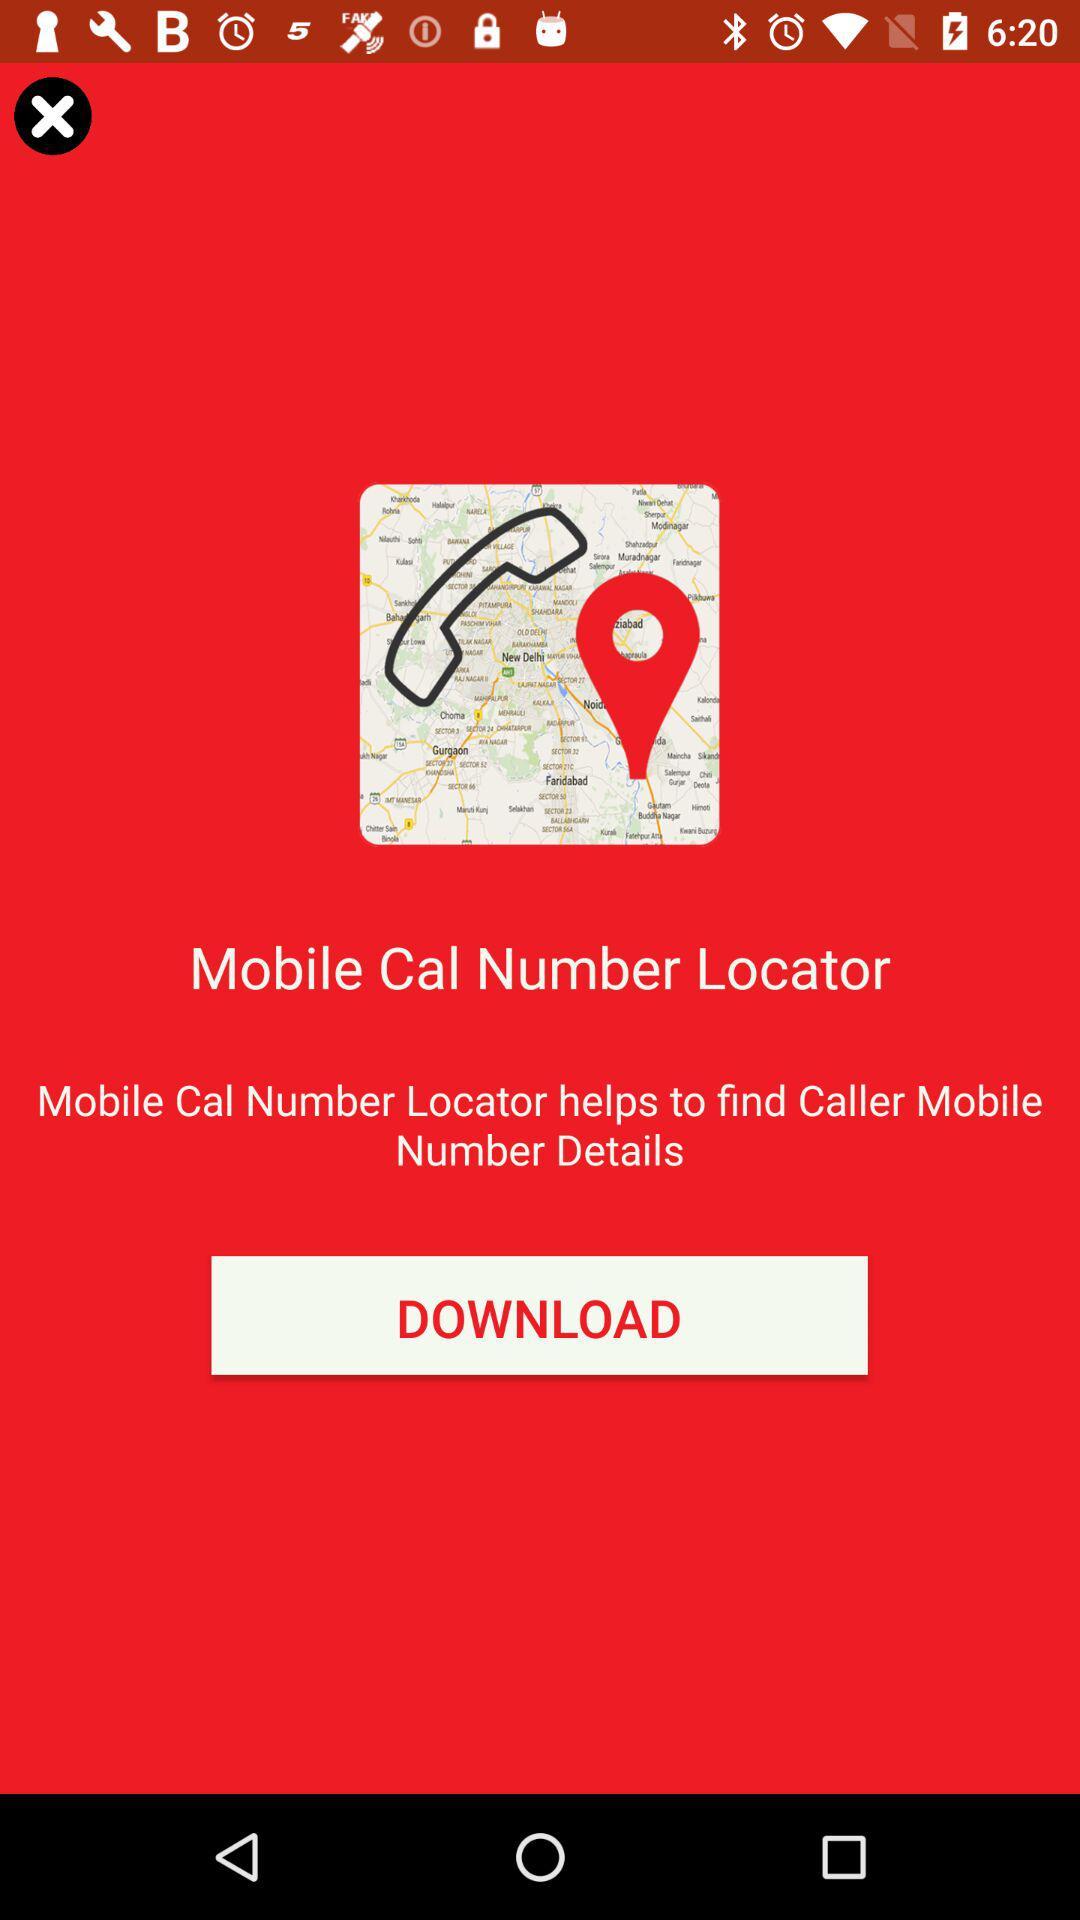 The image size is (1080, 1920). Describe the element at coordinates (51, 114) in the screenshot. I see `item at the top left corner` at that location.